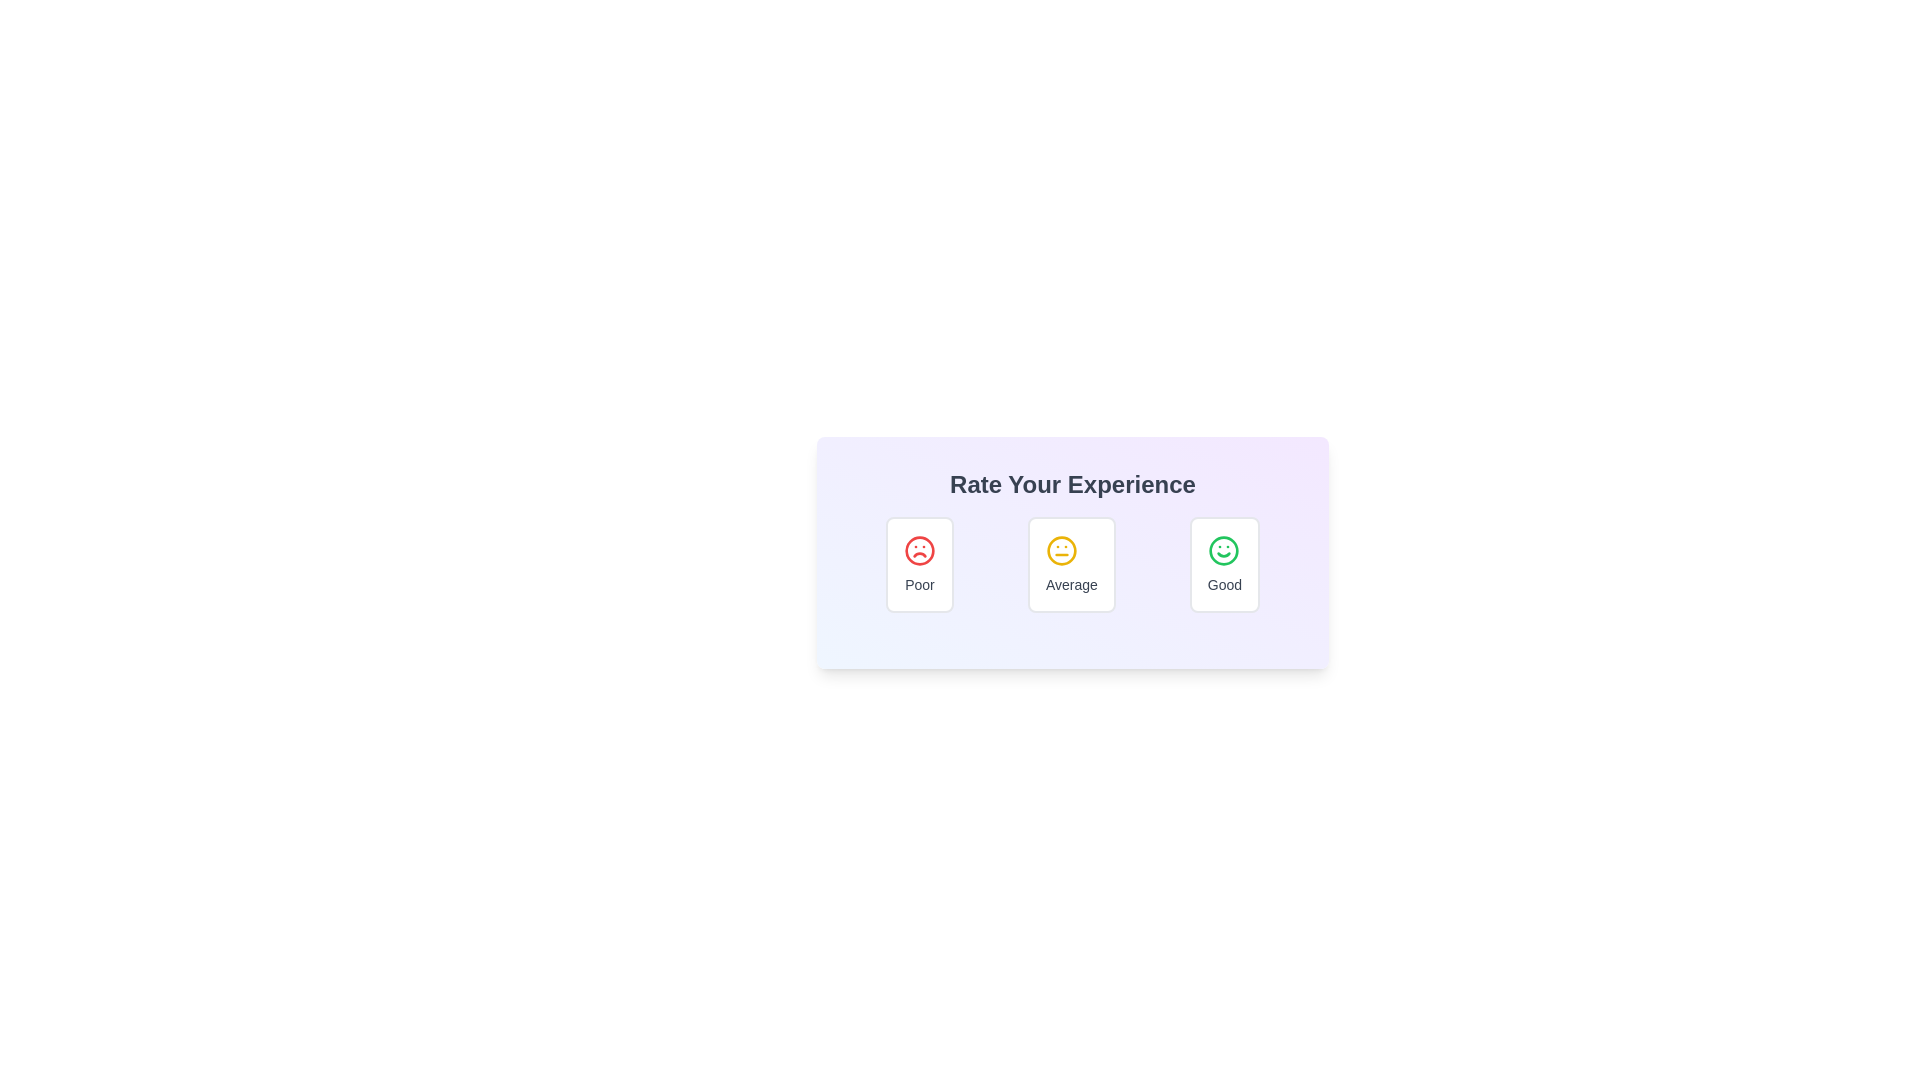 This screenshot has width=1920, height=1080. Describe the element at coordinates (919, 551) in the screenshot. I see `the visual appearance of the leftmost circle in the frowning face icon representing the 'Poor' rating option under the 'Rate Your Experience' title` at that location.